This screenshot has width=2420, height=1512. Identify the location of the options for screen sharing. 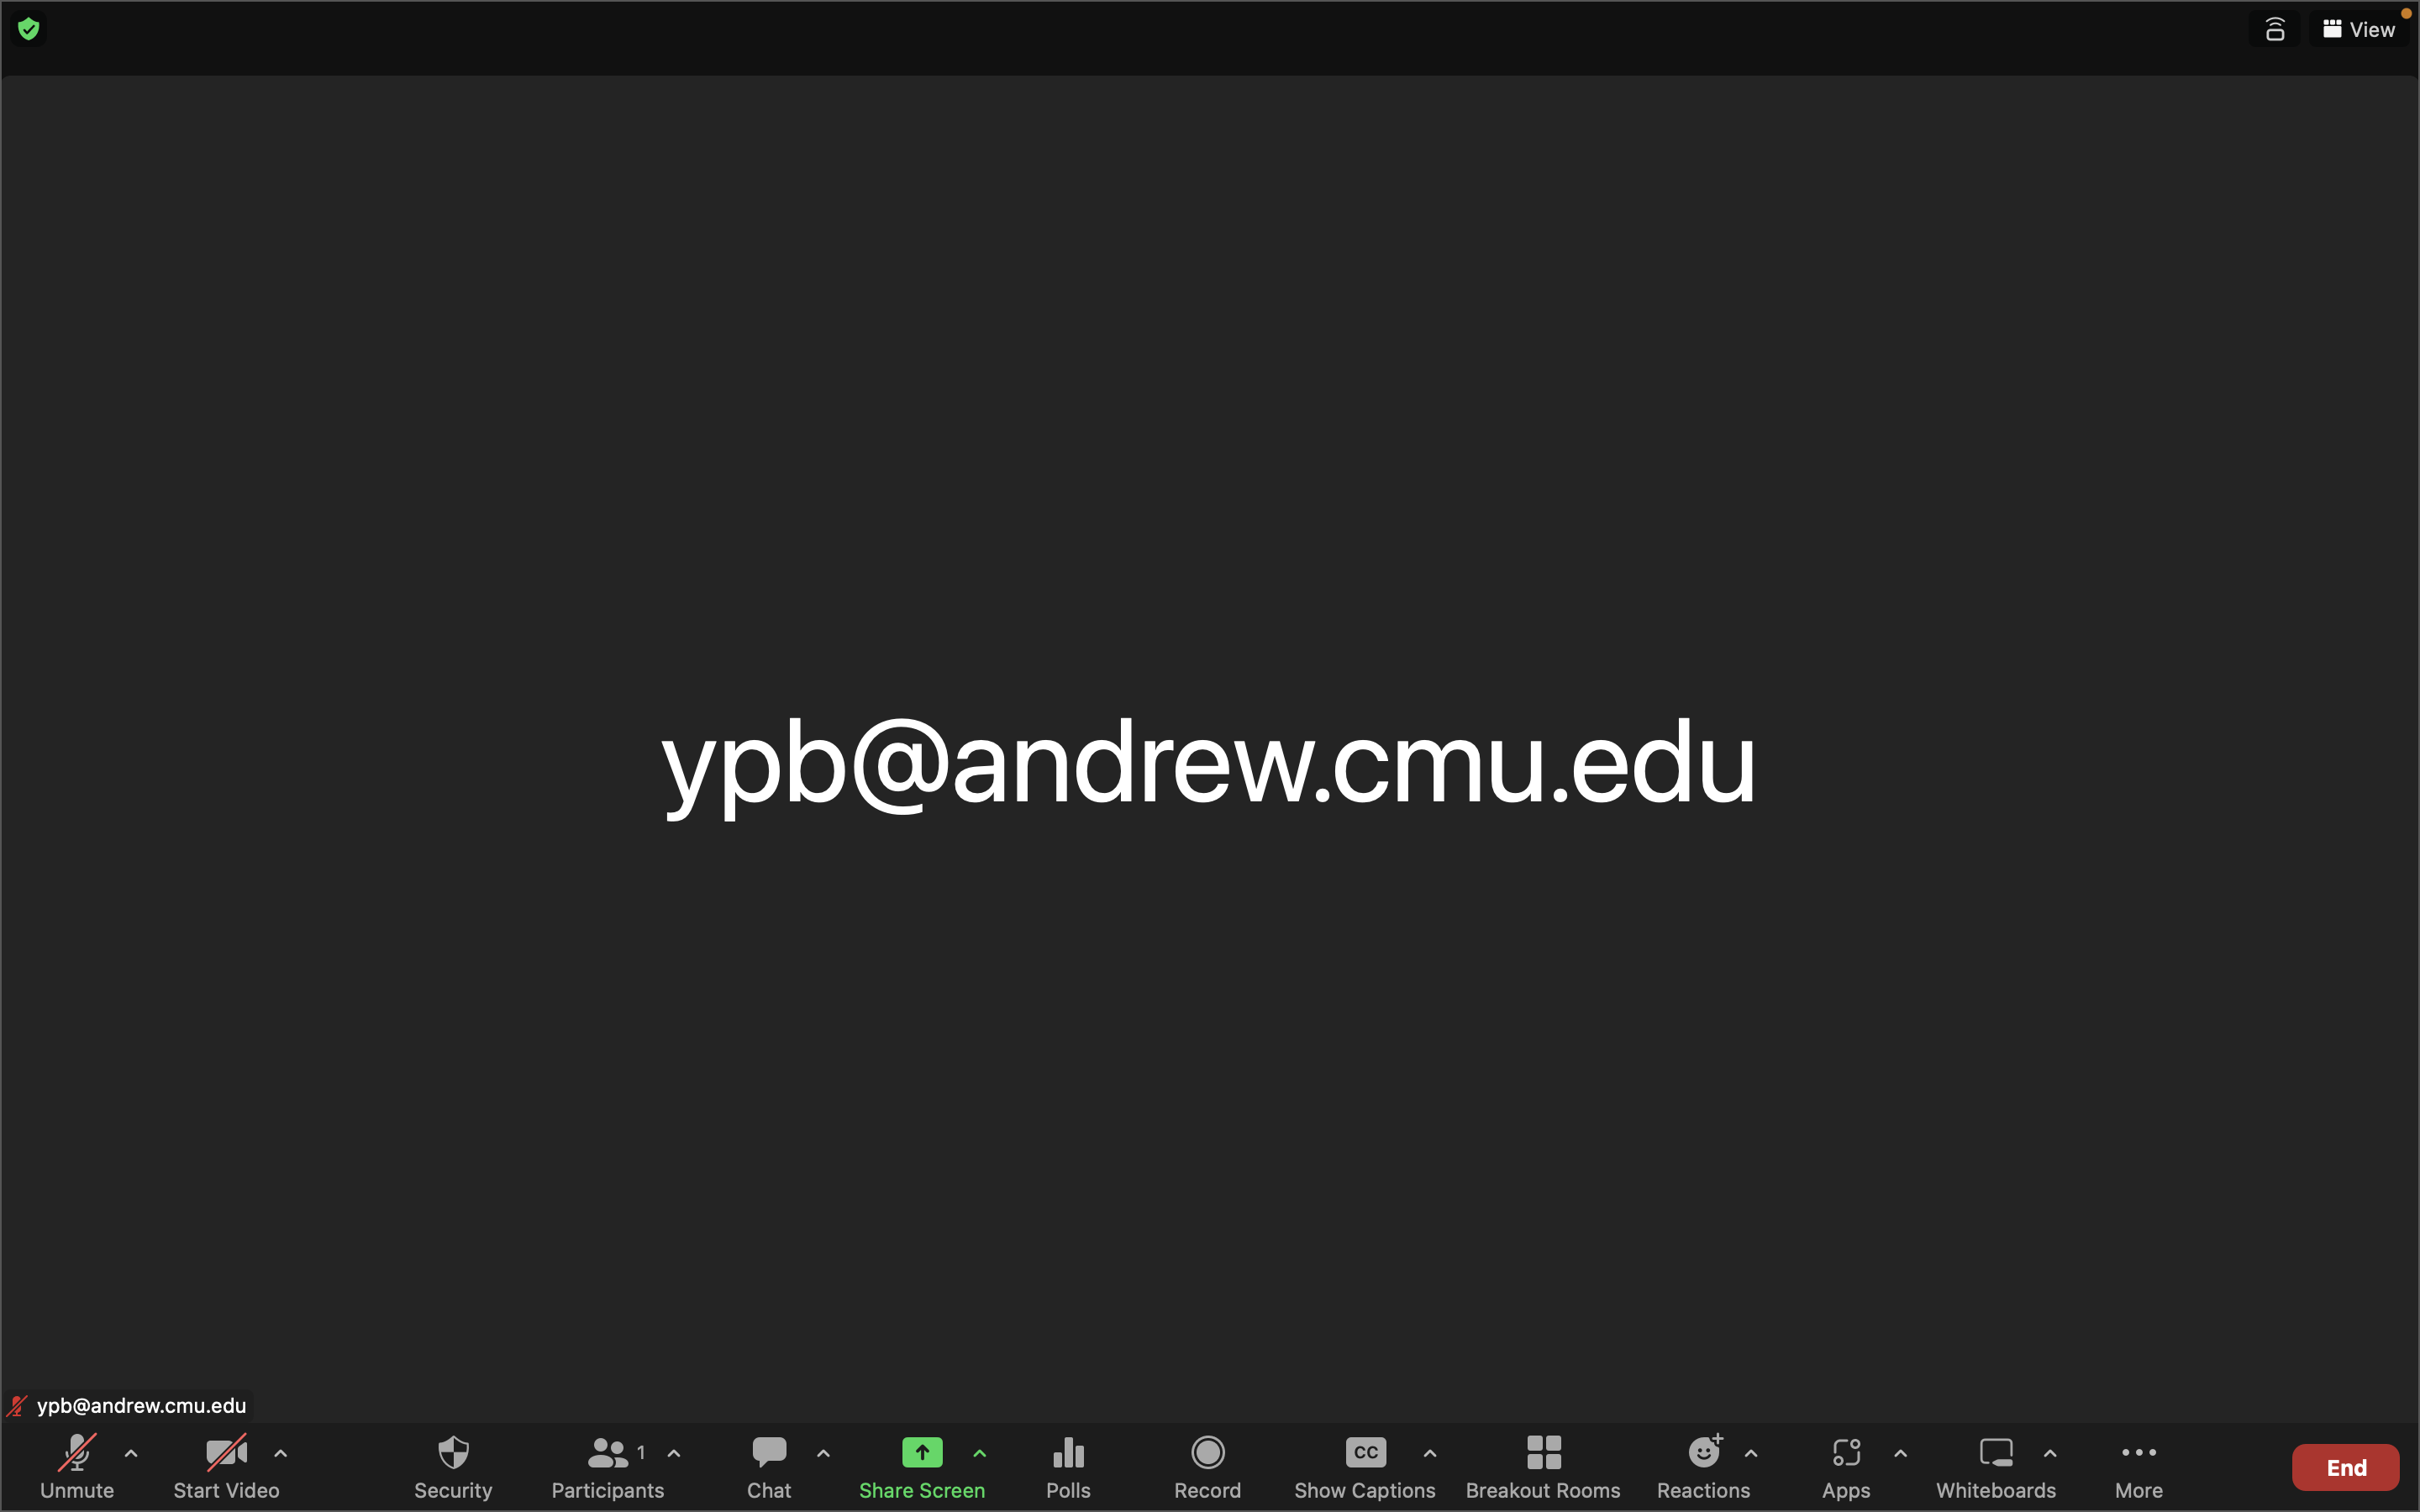
(979, 1456).